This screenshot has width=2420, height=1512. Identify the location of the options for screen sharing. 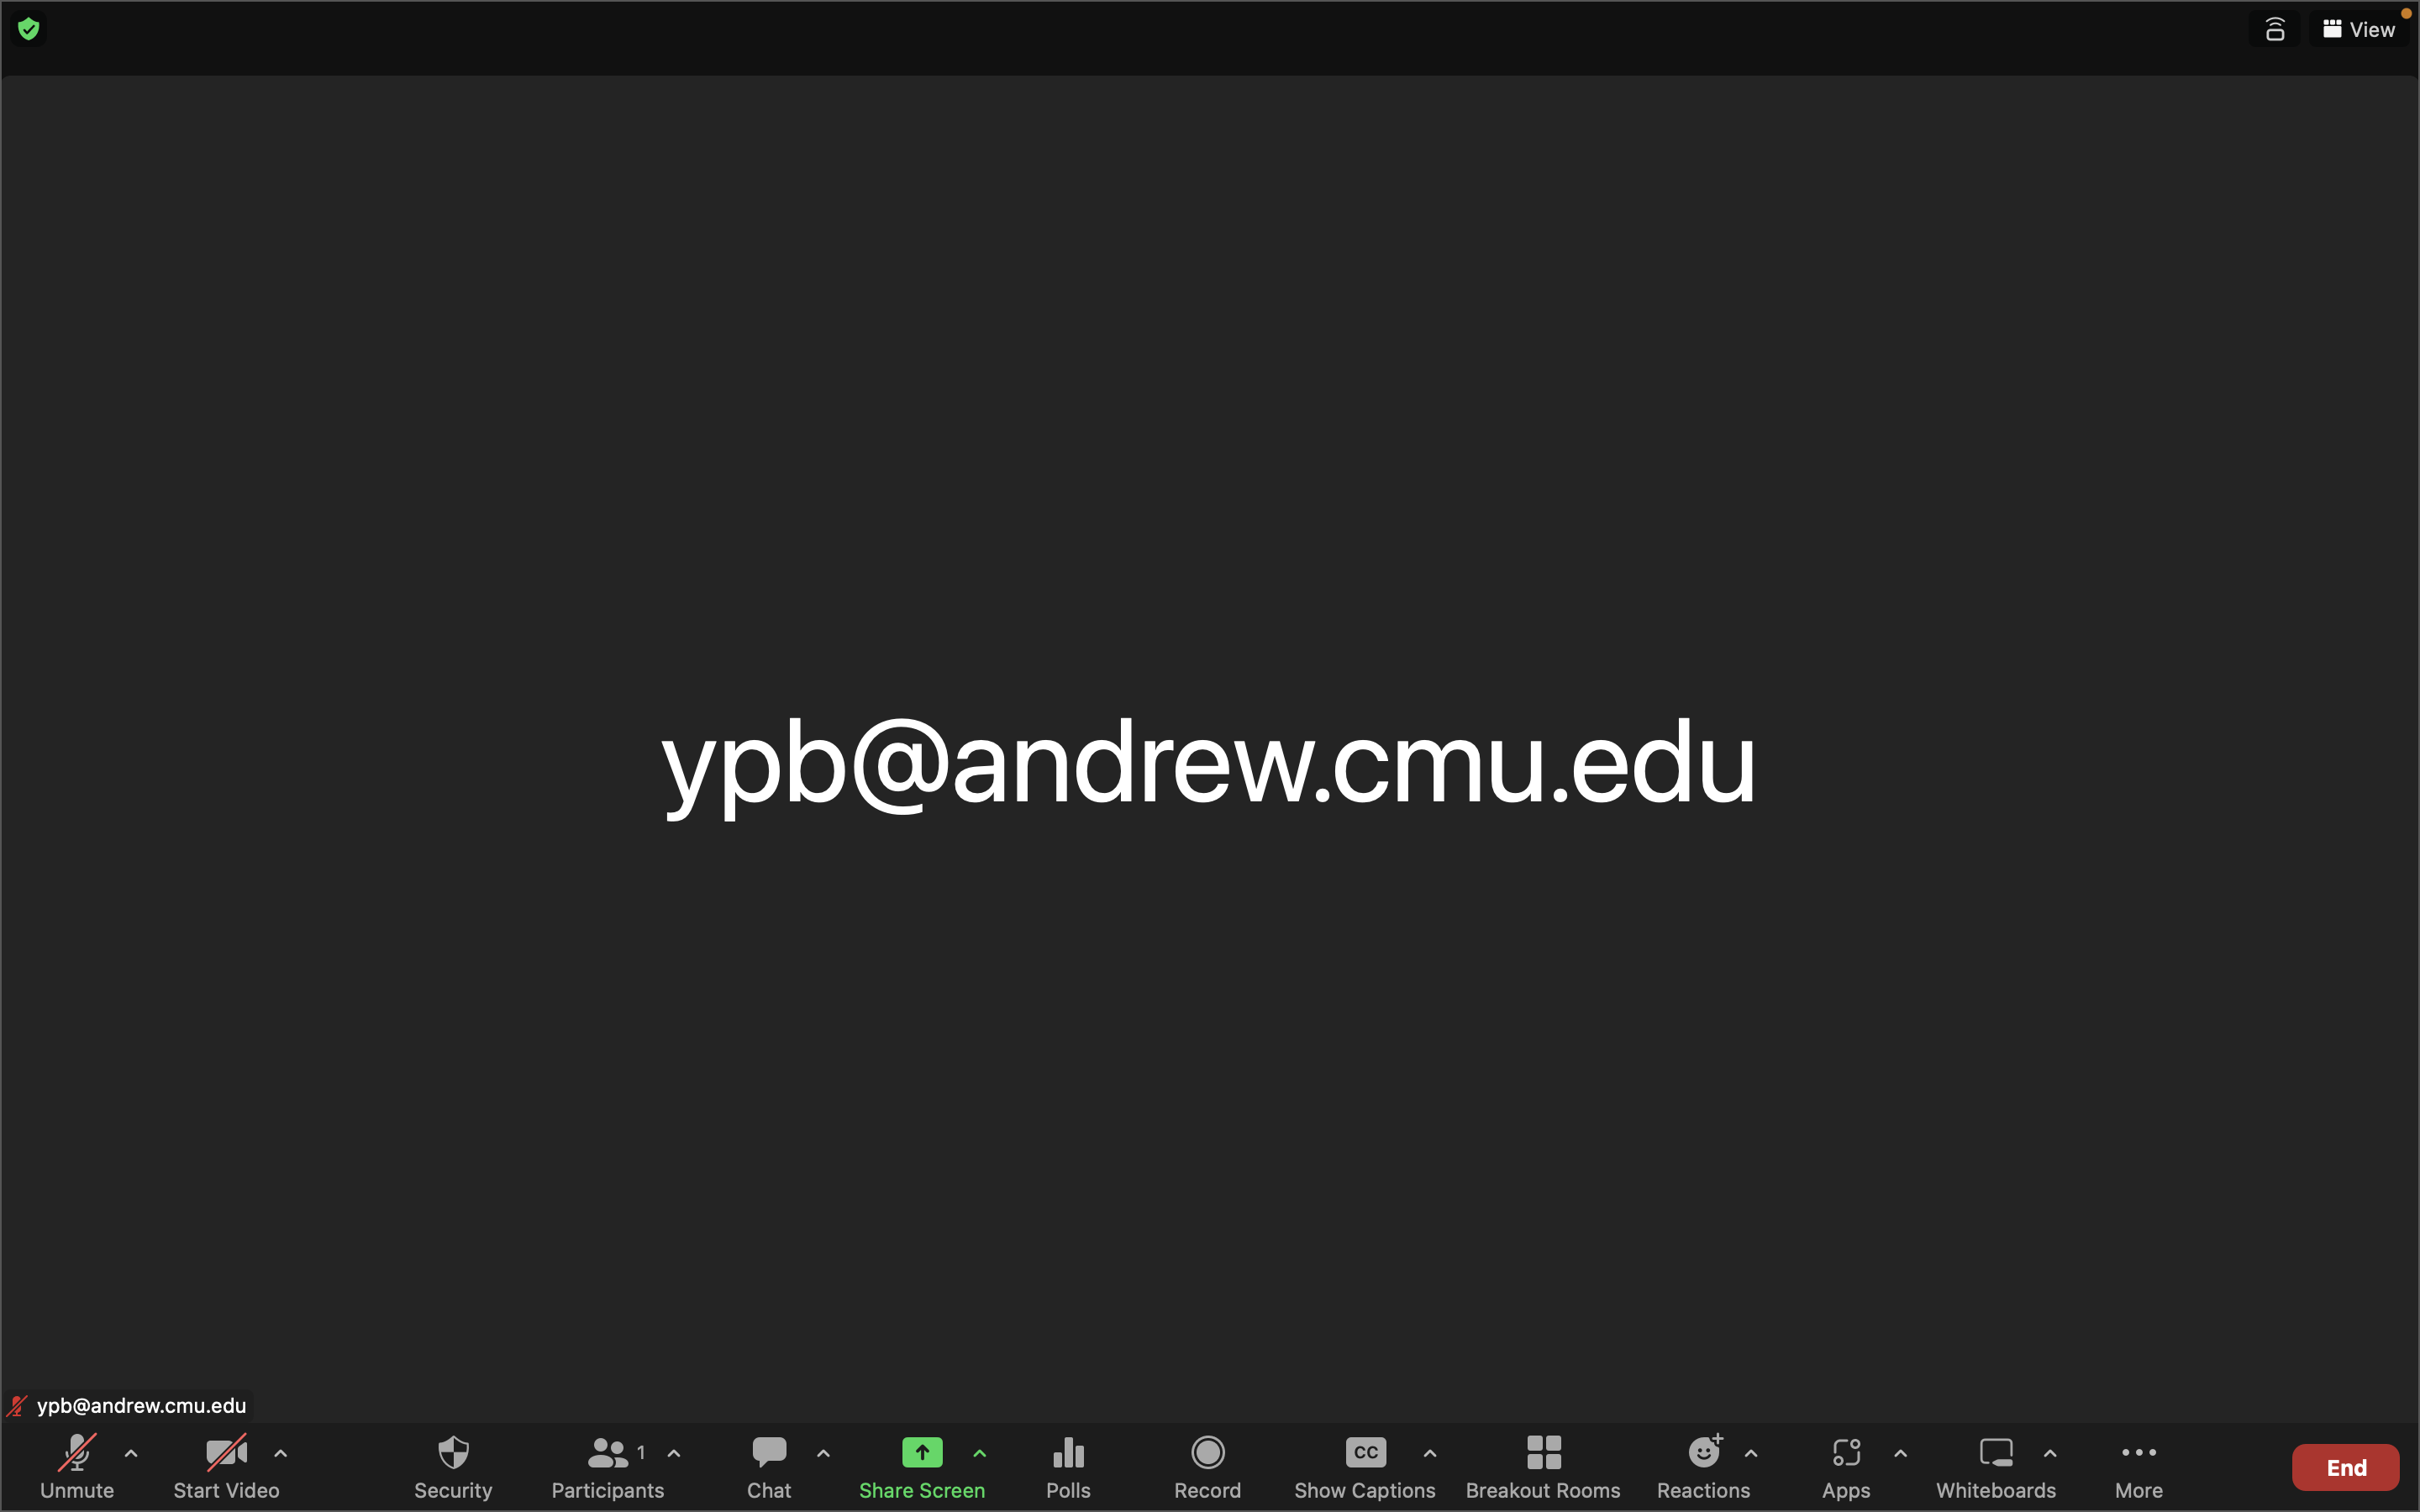
(979, 1456).